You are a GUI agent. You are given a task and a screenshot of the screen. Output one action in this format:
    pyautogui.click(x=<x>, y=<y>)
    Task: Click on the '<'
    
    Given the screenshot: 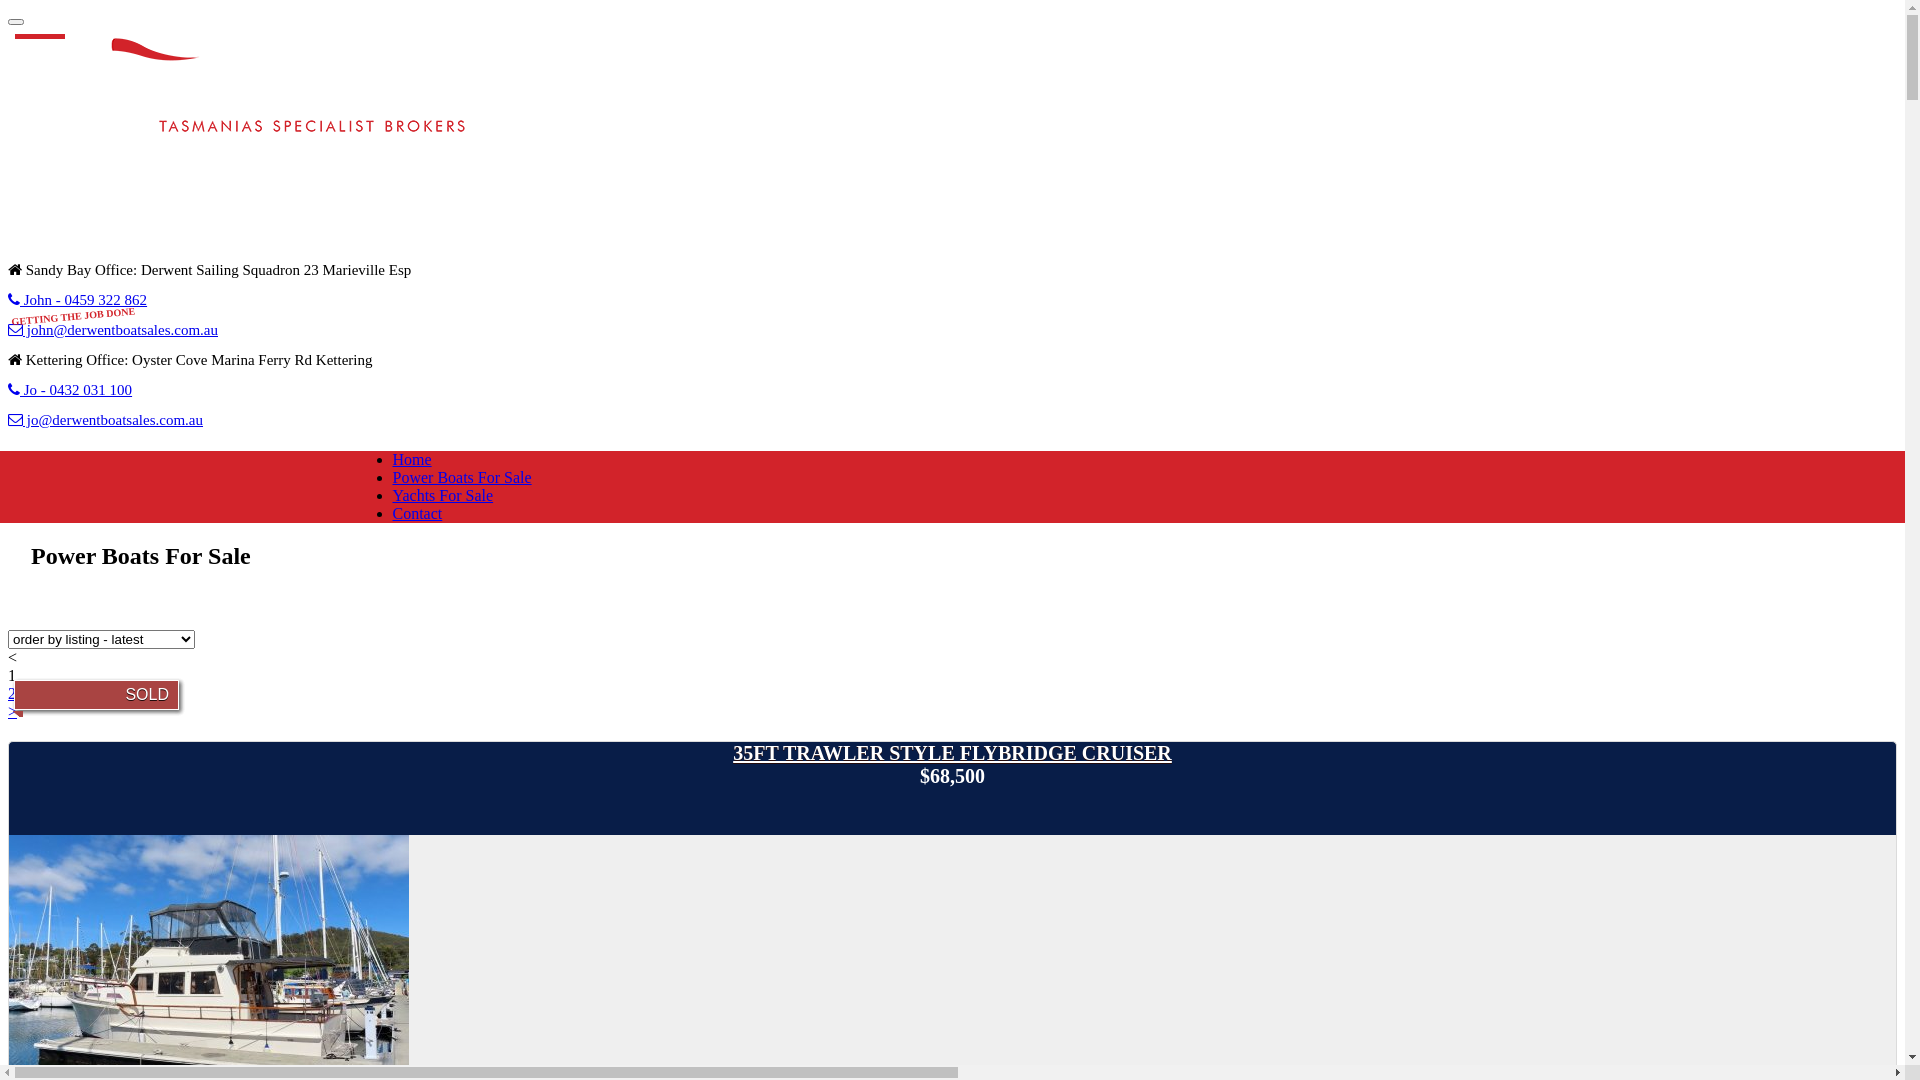 What is the action you would take?
    pyautogui.click(x=8, y=657)
    